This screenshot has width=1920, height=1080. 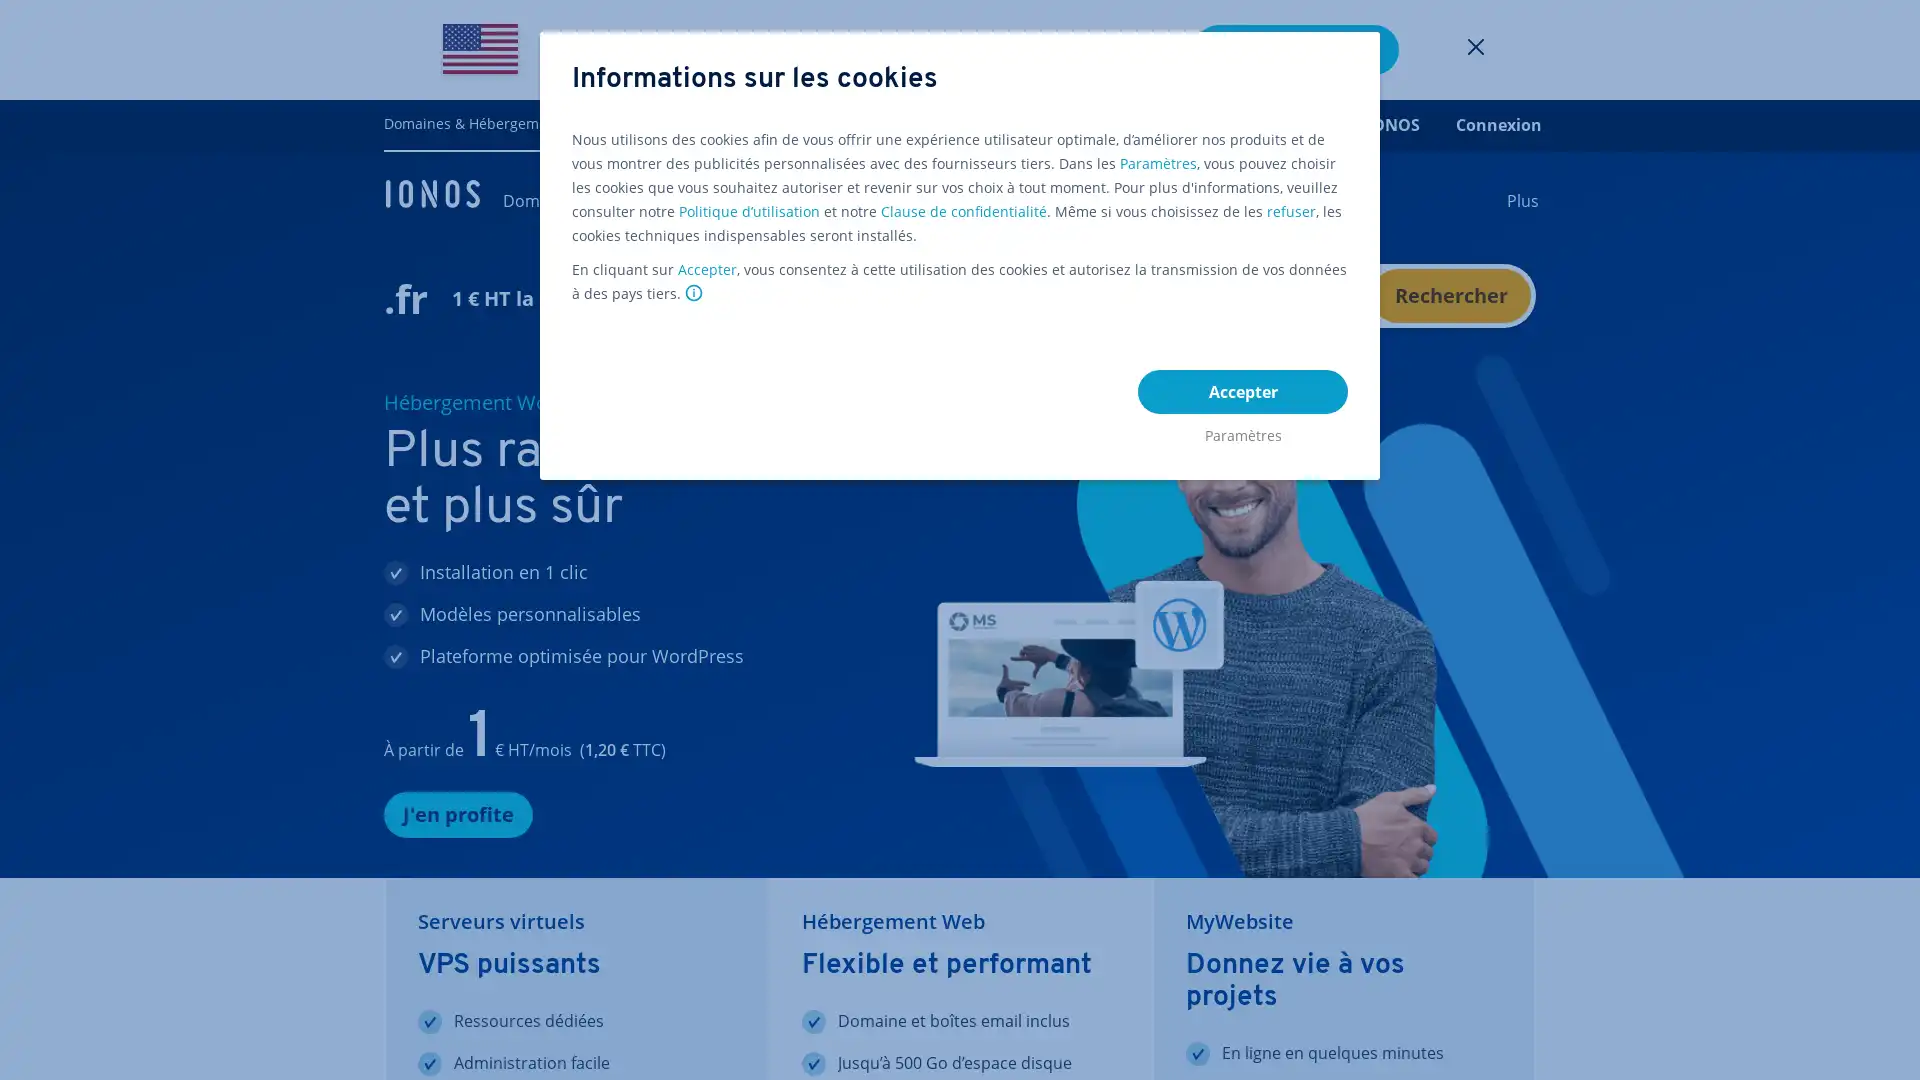 What do you see at coordinates (707, 270) in the screenshot?
I see `Accepter` at bounding box center [707, 270].